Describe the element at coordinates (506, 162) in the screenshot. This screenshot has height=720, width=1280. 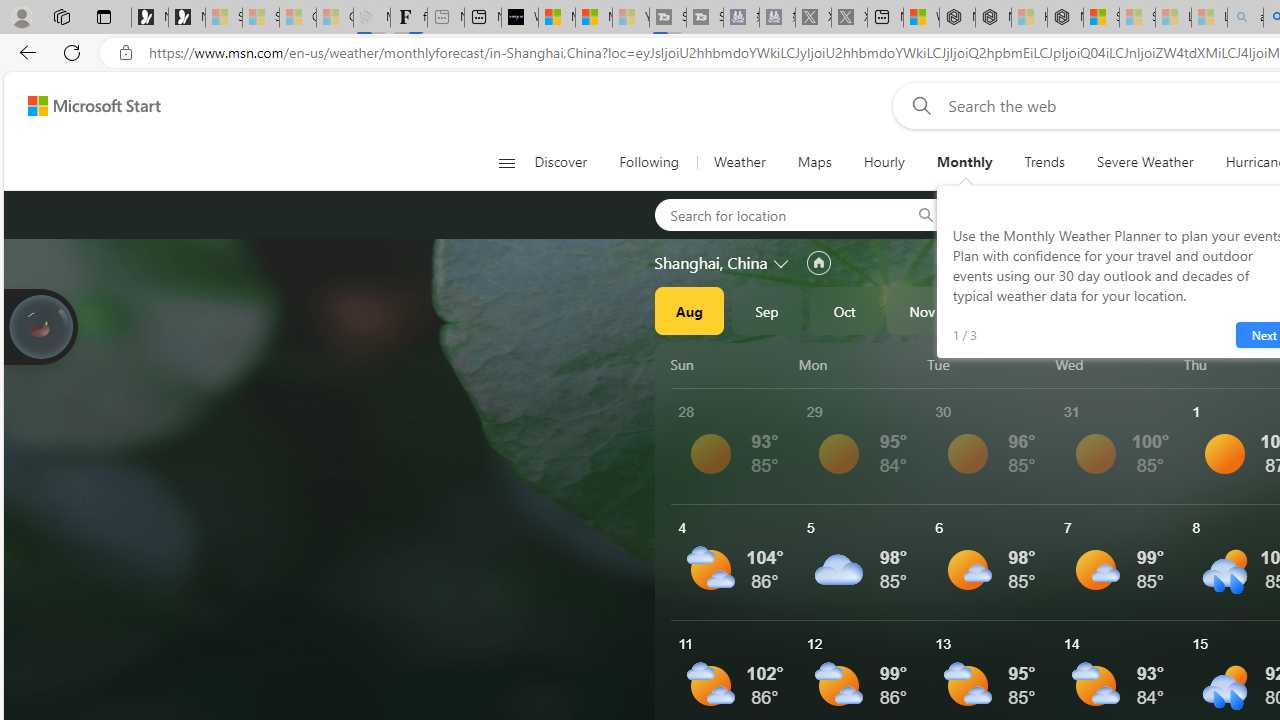
I see `'Open navigation menu'` at that location.